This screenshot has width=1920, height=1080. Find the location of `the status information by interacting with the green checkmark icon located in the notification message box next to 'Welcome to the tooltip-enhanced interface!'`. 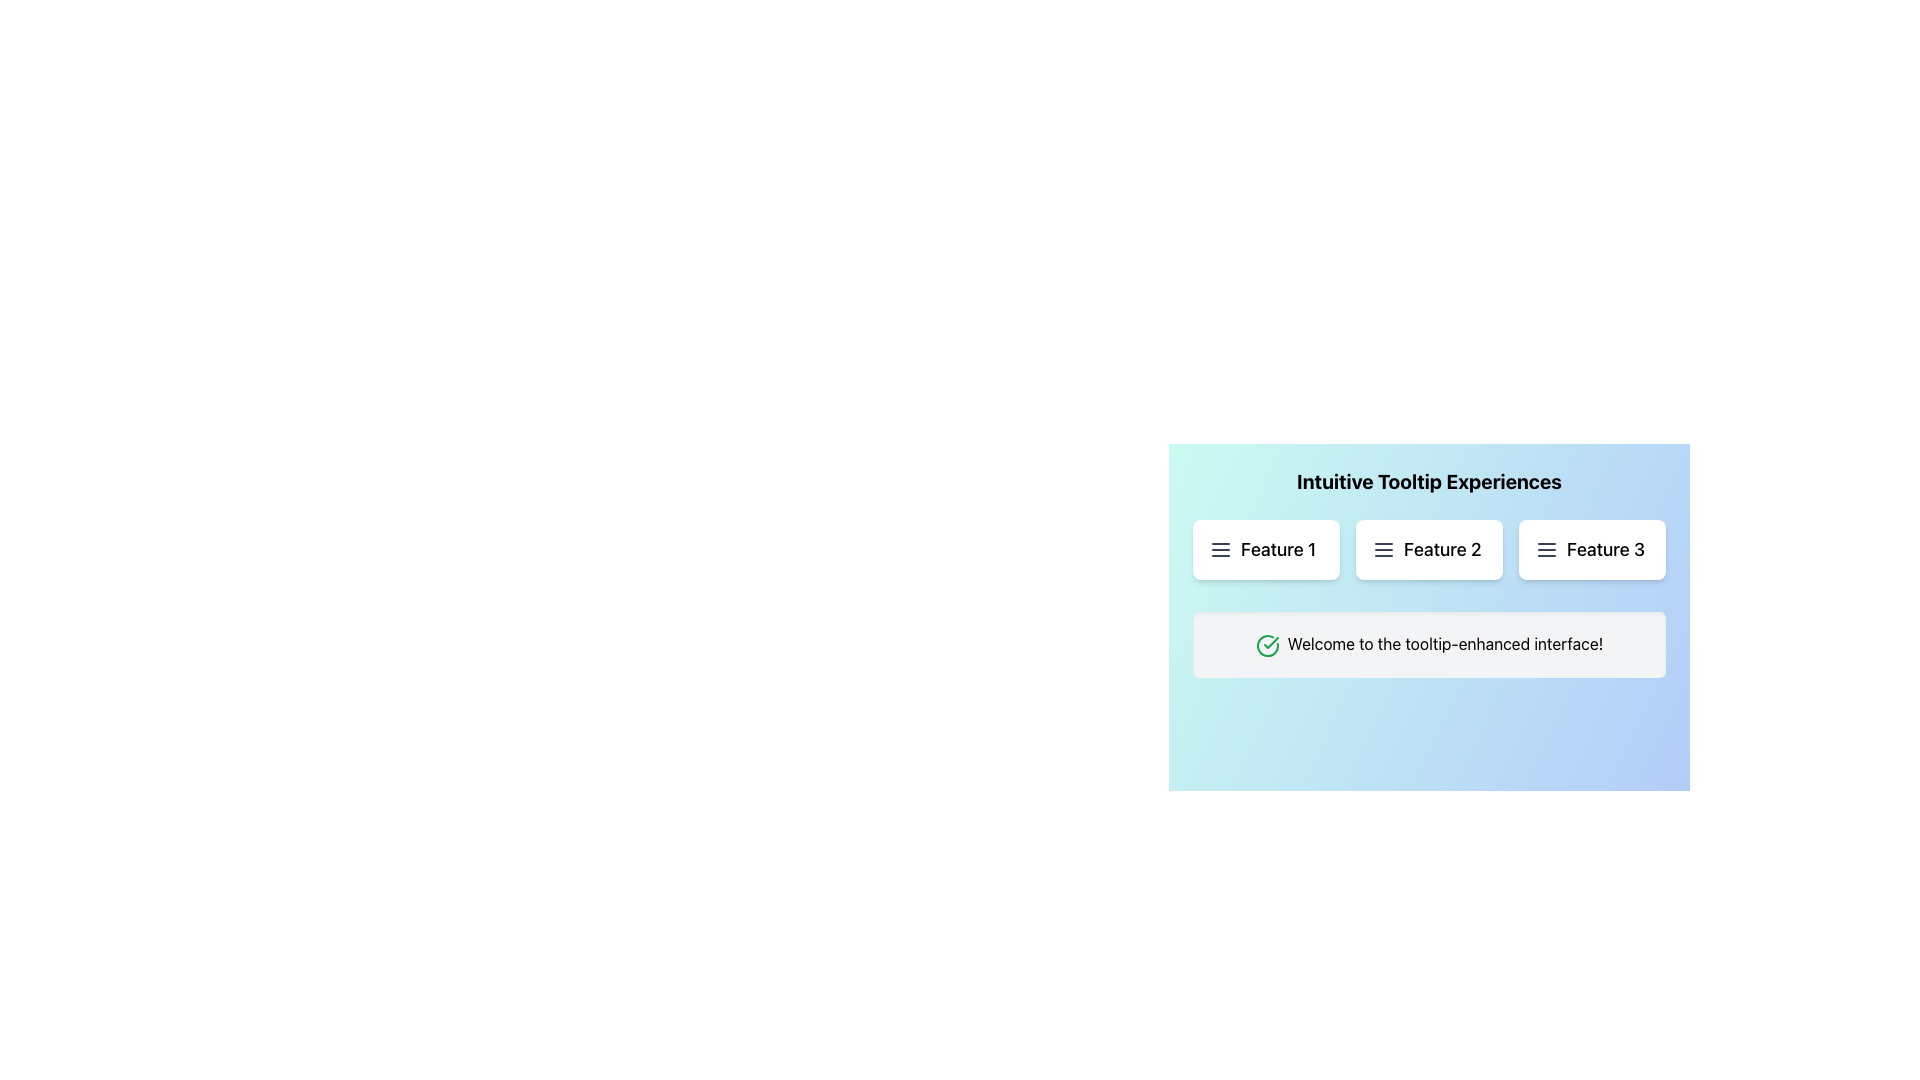

the status information by interacting with the green checkmark icon located in the notification message box next to 'Welcome to the tooltip-enhanced interface!' is located at coordinates (1270, 642).